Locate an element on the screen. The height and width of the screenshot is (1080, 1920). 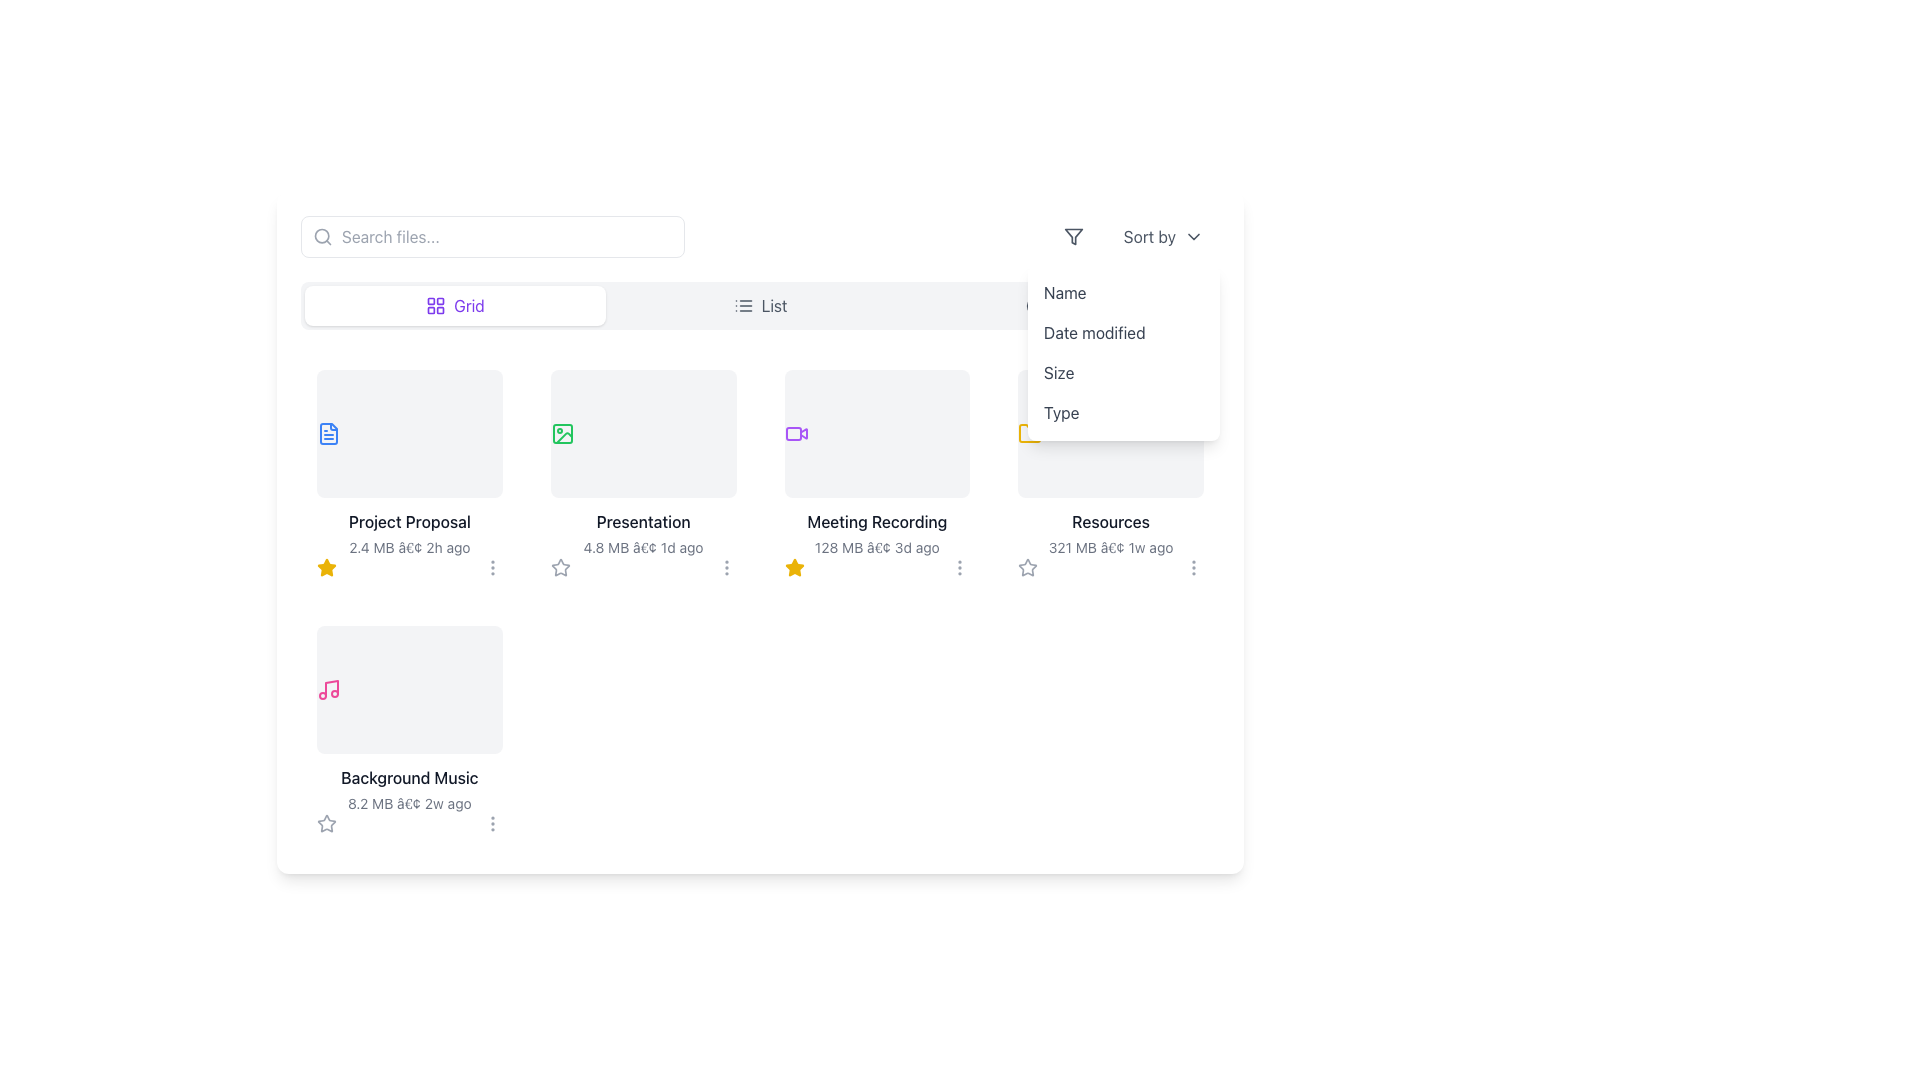
the Text block with metadata that provides information about the file named 'Presentation', including file size and last modification time is located at coordinates (643, 532).